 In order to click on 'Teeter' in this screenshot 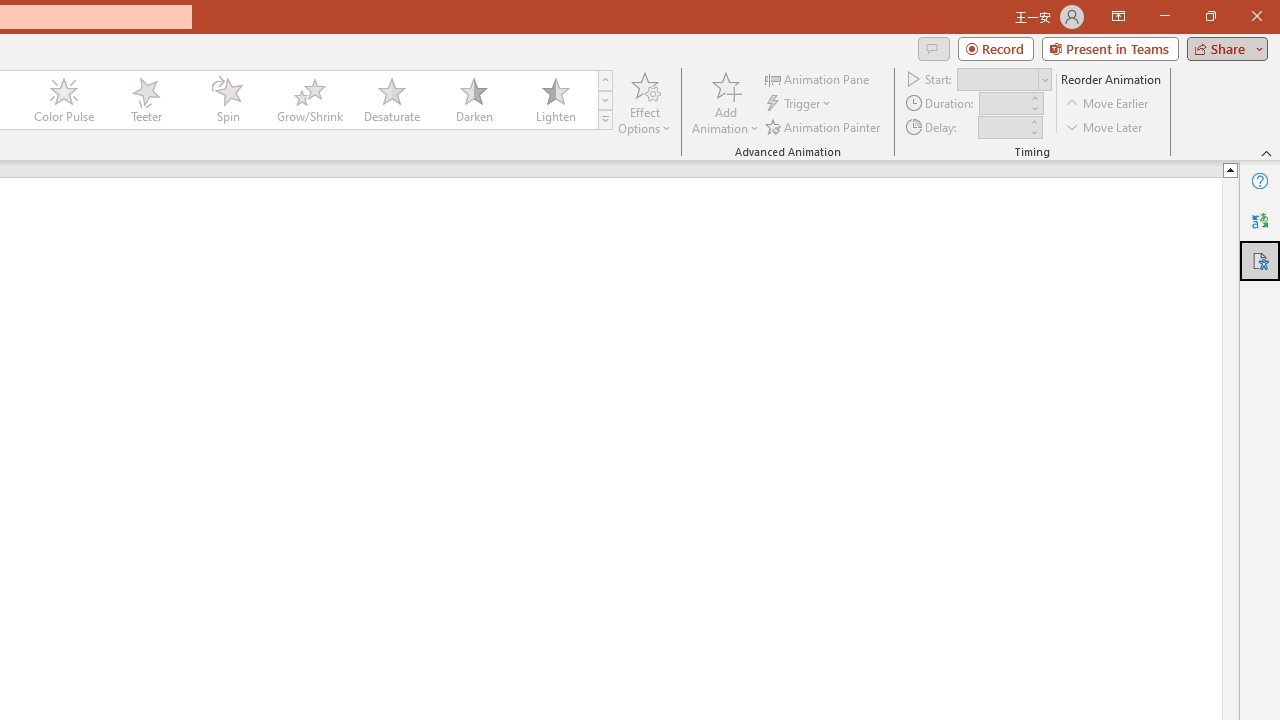, I will do `click(144, 100)`.